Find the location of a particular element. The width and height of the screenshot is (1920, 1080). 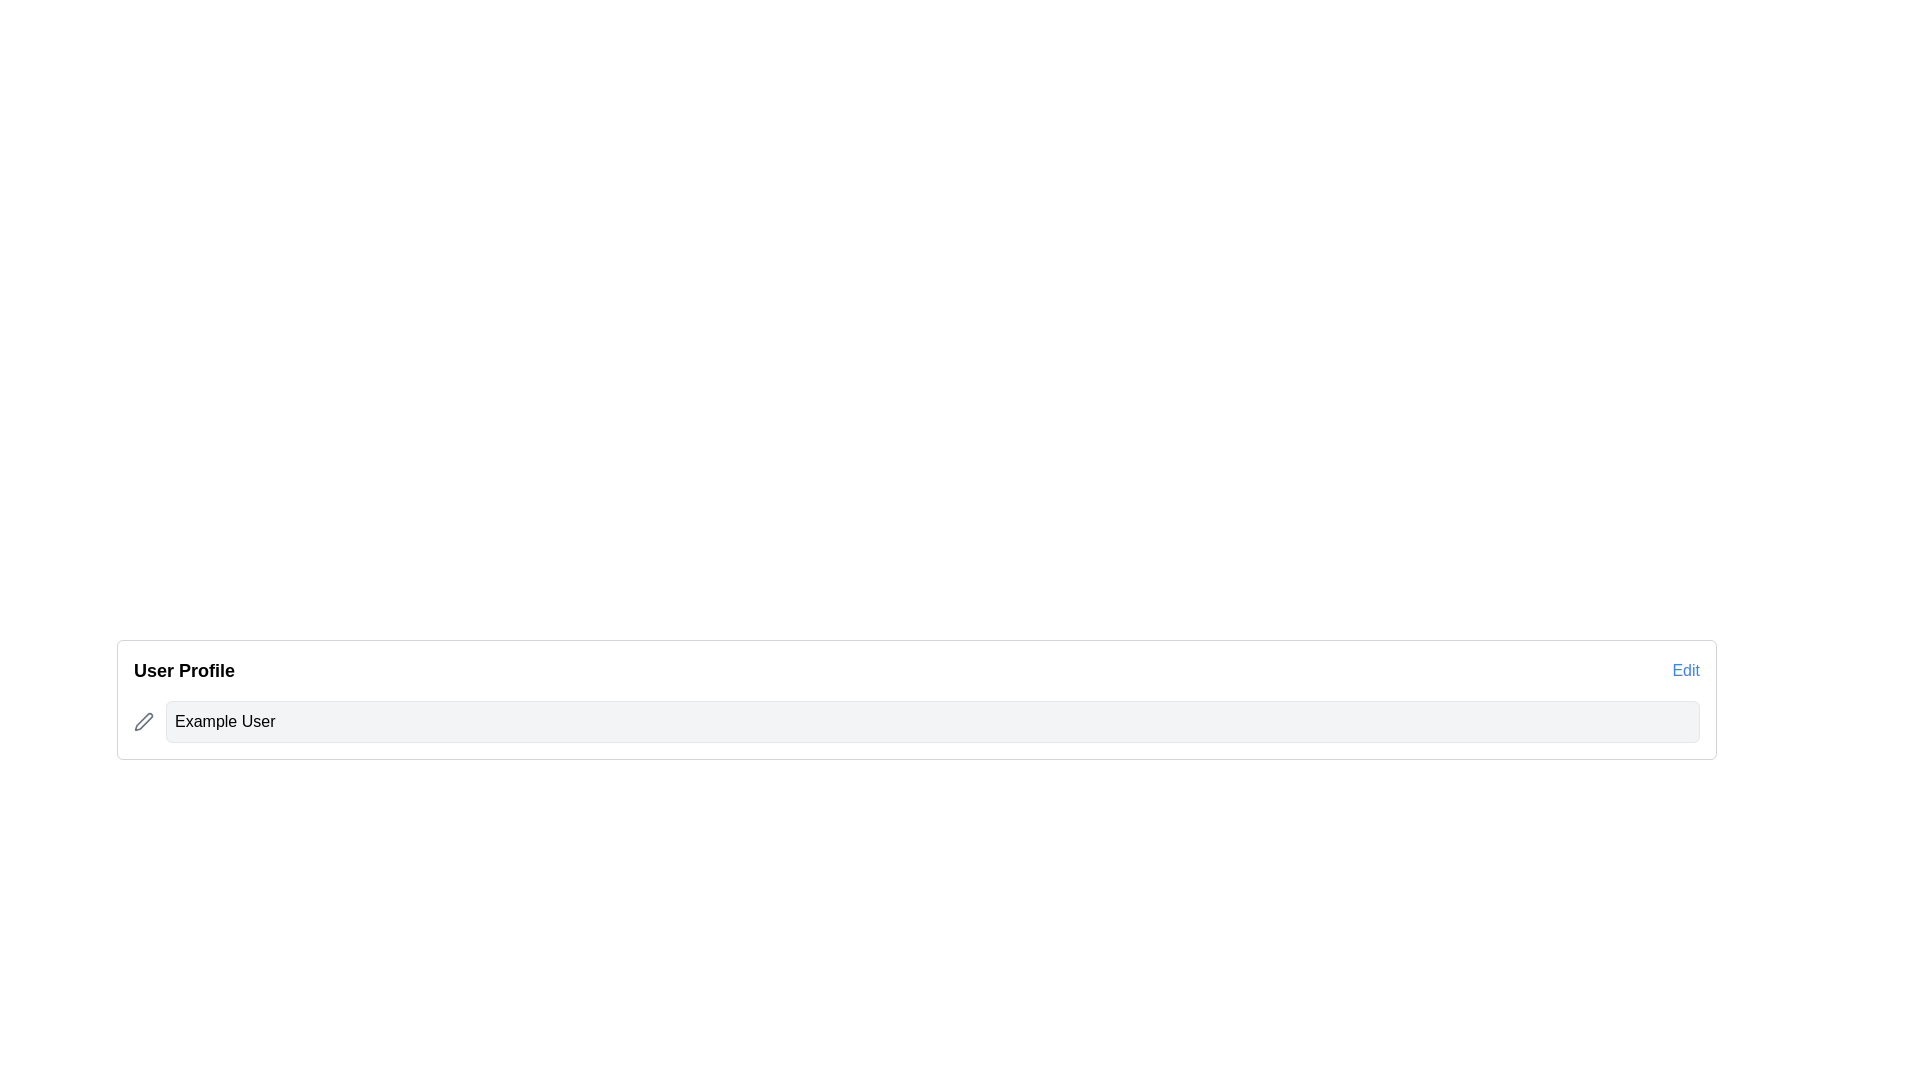

the 'Edit' hyperlink located at the far right of the 'User Profile' header is located at coordinates (1685, 671).